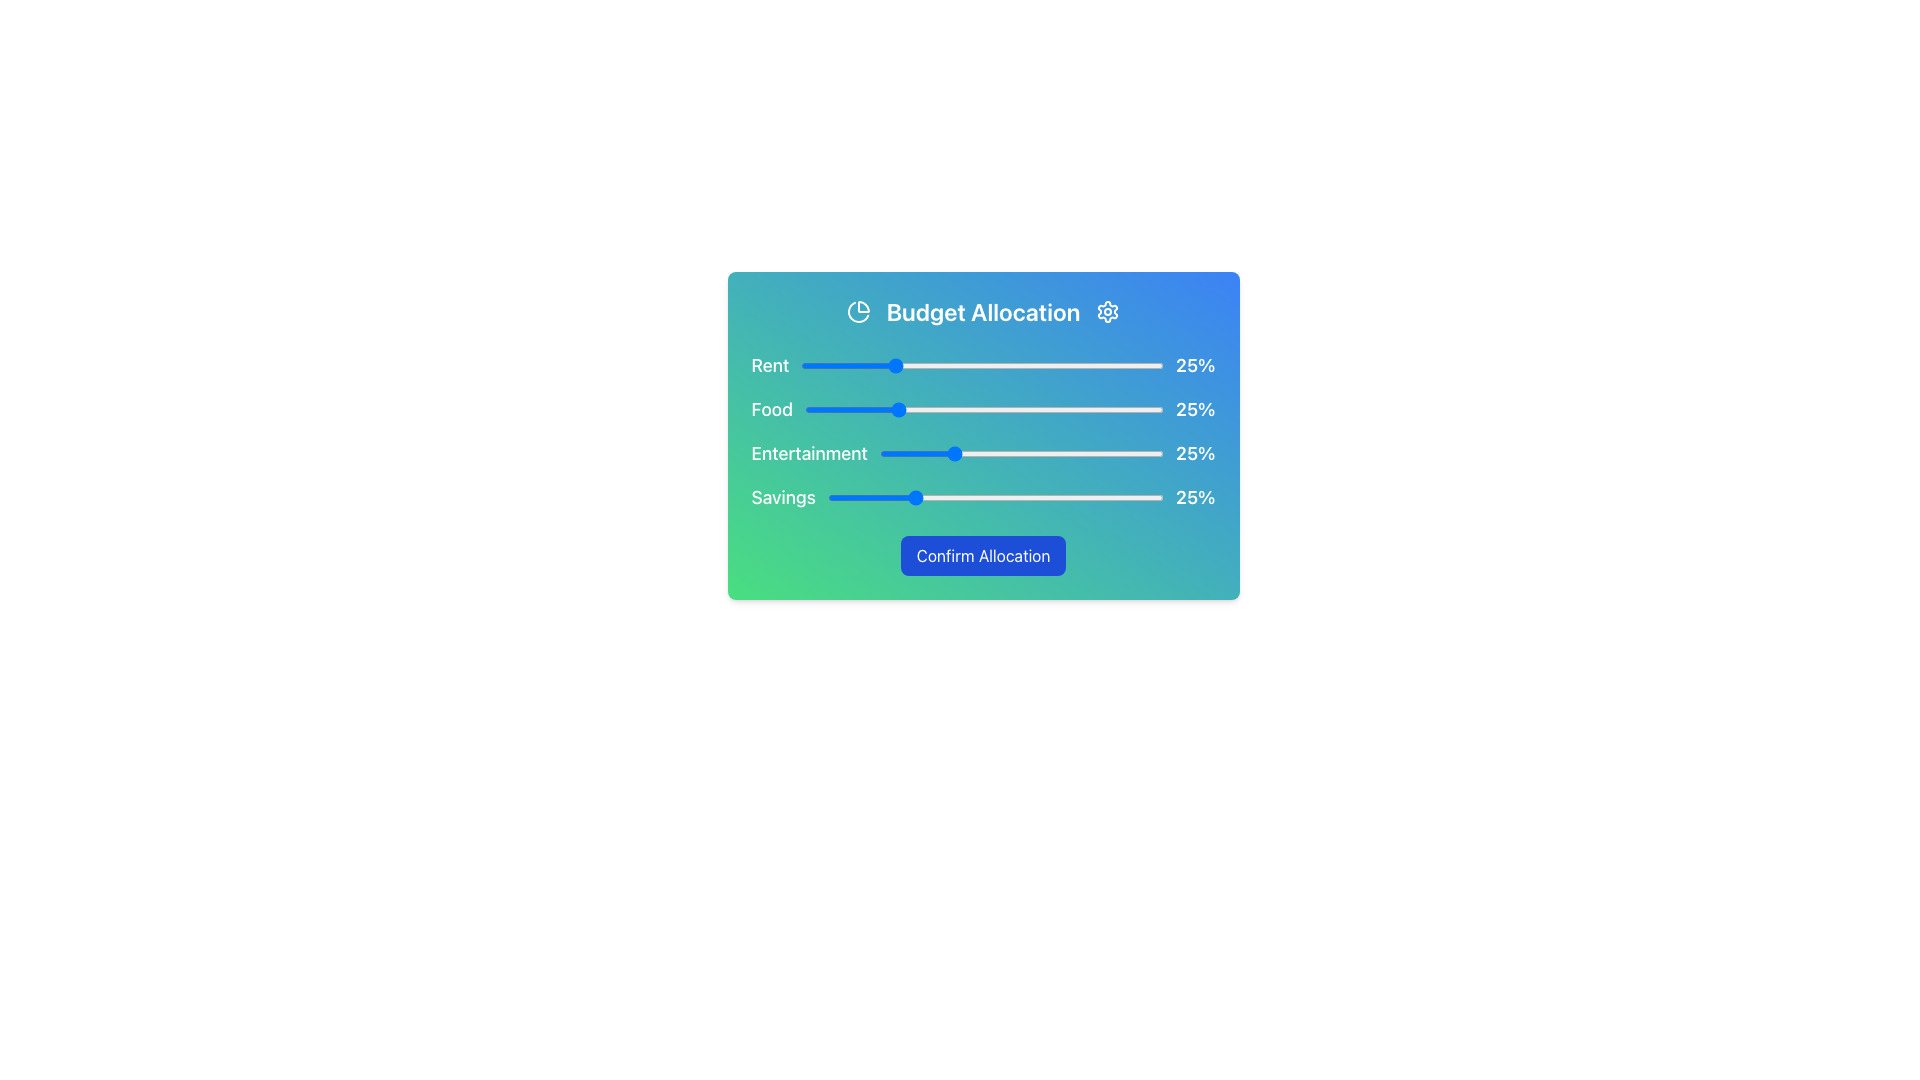  I want to click on the Entertainment budget percentage, so click(884, 454).